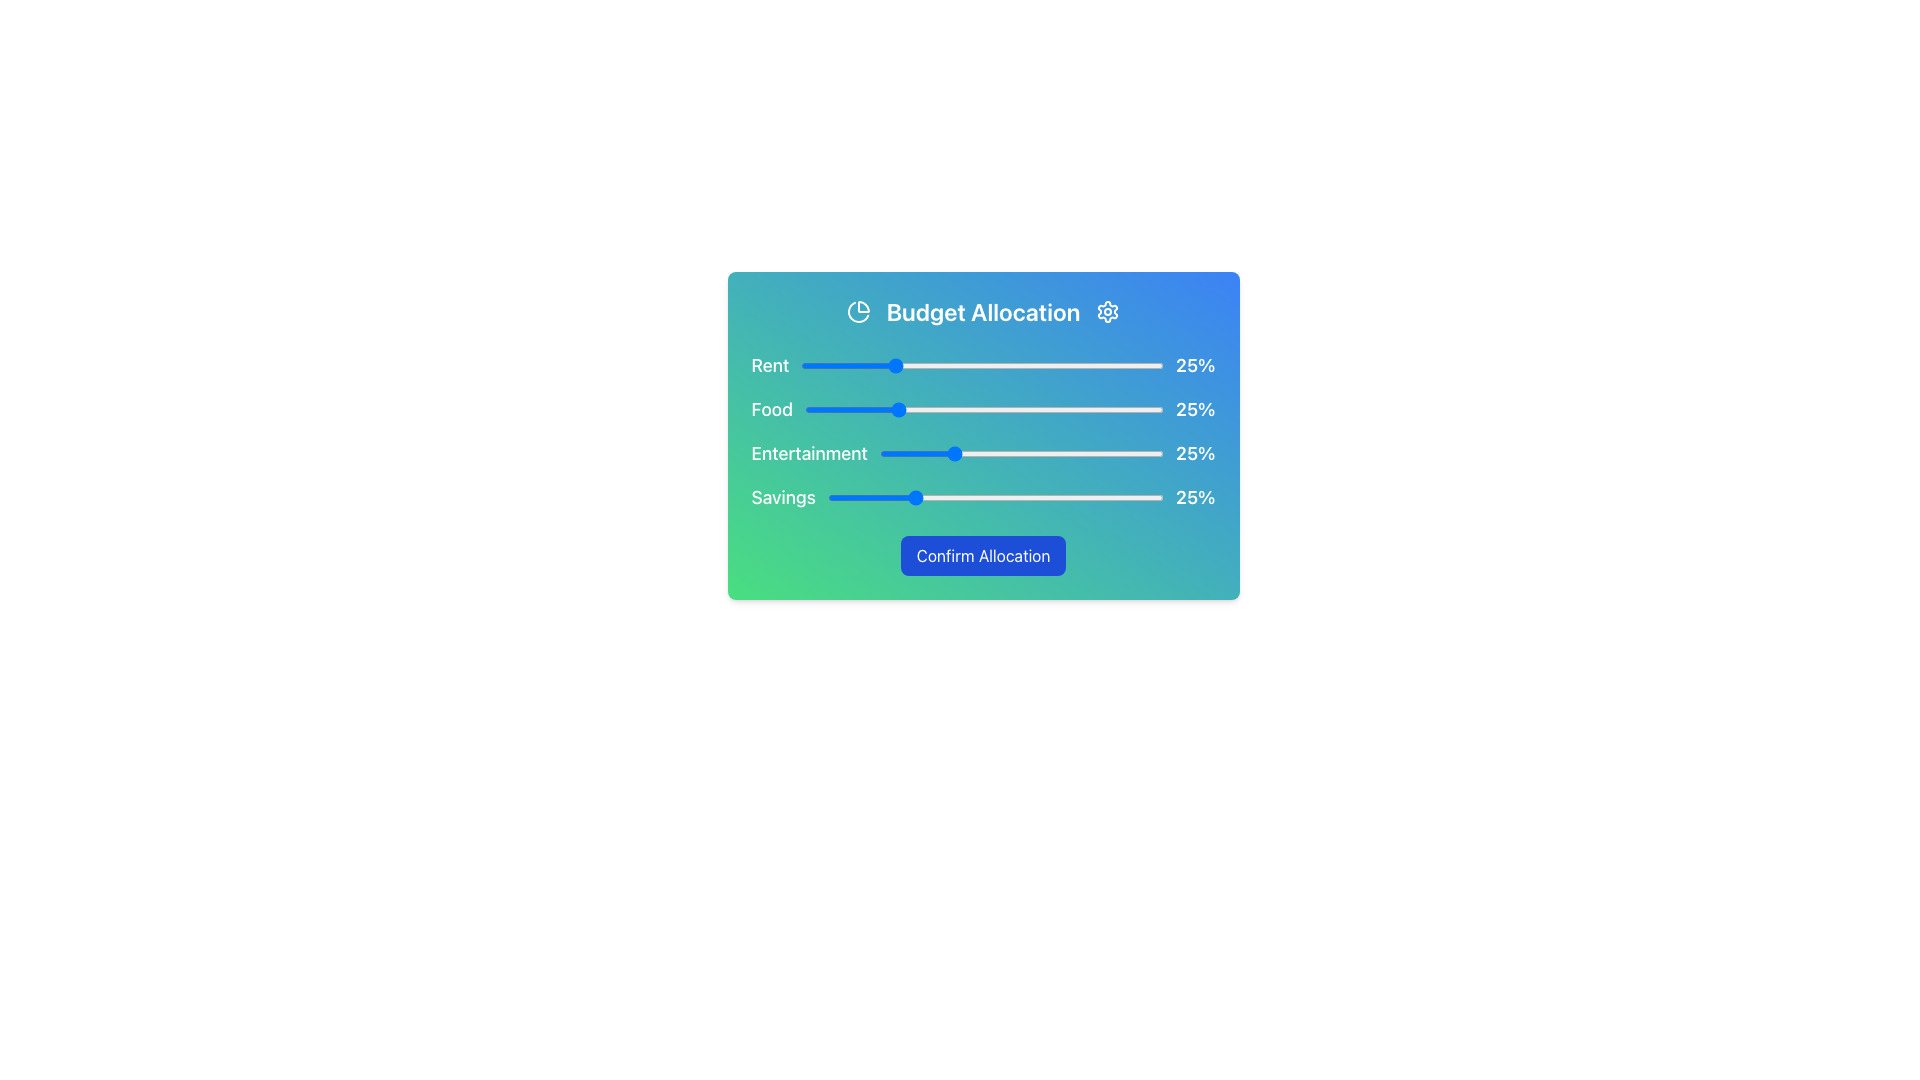  I want to click on the Entertainment budget percentage, so click(884, 454).